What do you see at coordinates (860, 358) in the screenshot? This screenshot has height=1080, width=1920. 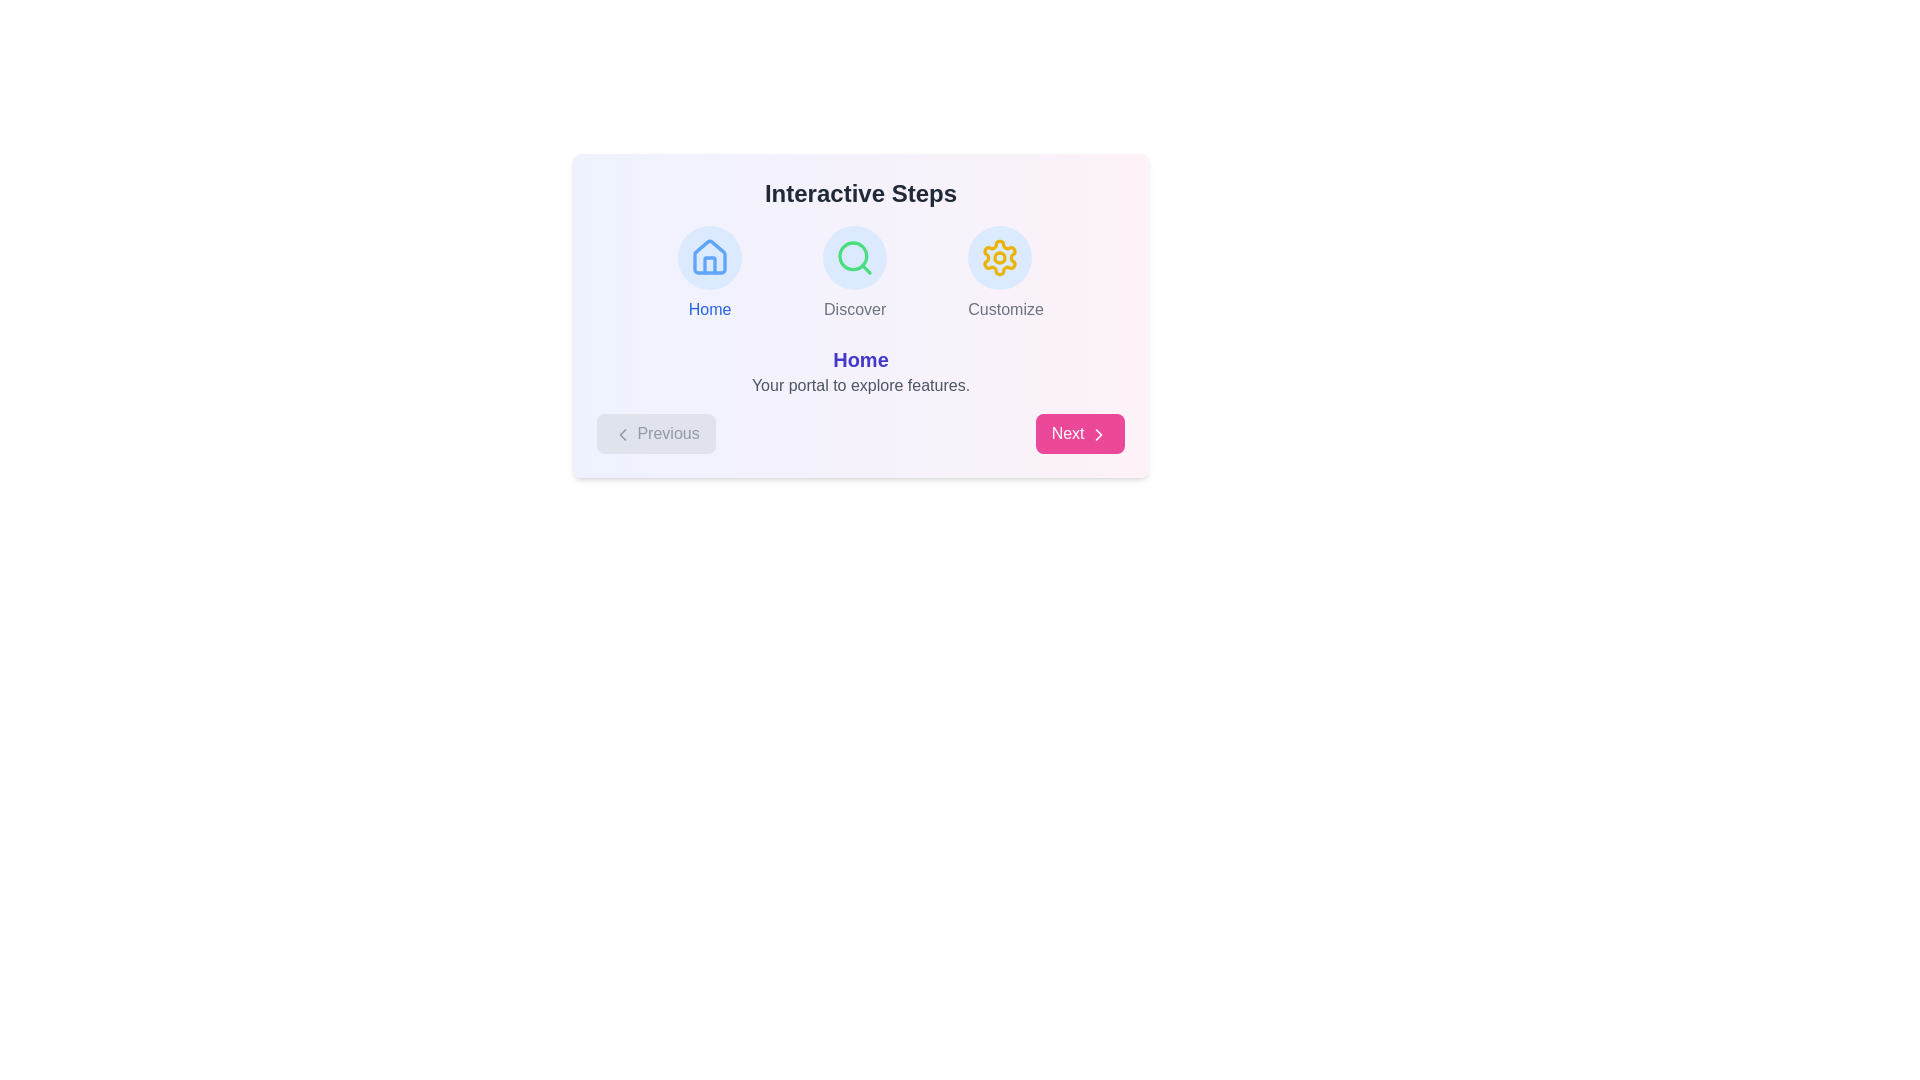 I see `the bold indigo 'Home' text label positioned centrally above 'Your portal` at bounding box center [860, 358].